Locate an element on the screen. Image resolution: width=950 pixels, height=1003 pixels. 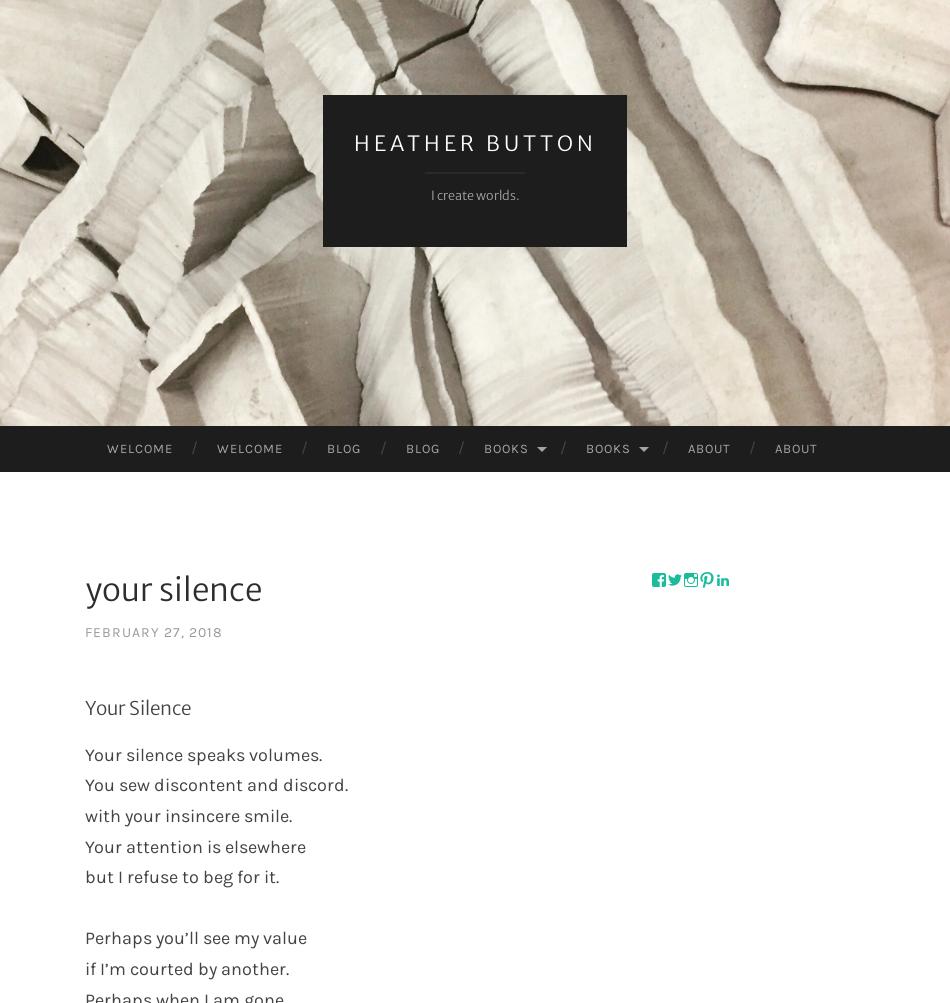
'Heather Button' is located at coordinates (473, 141).